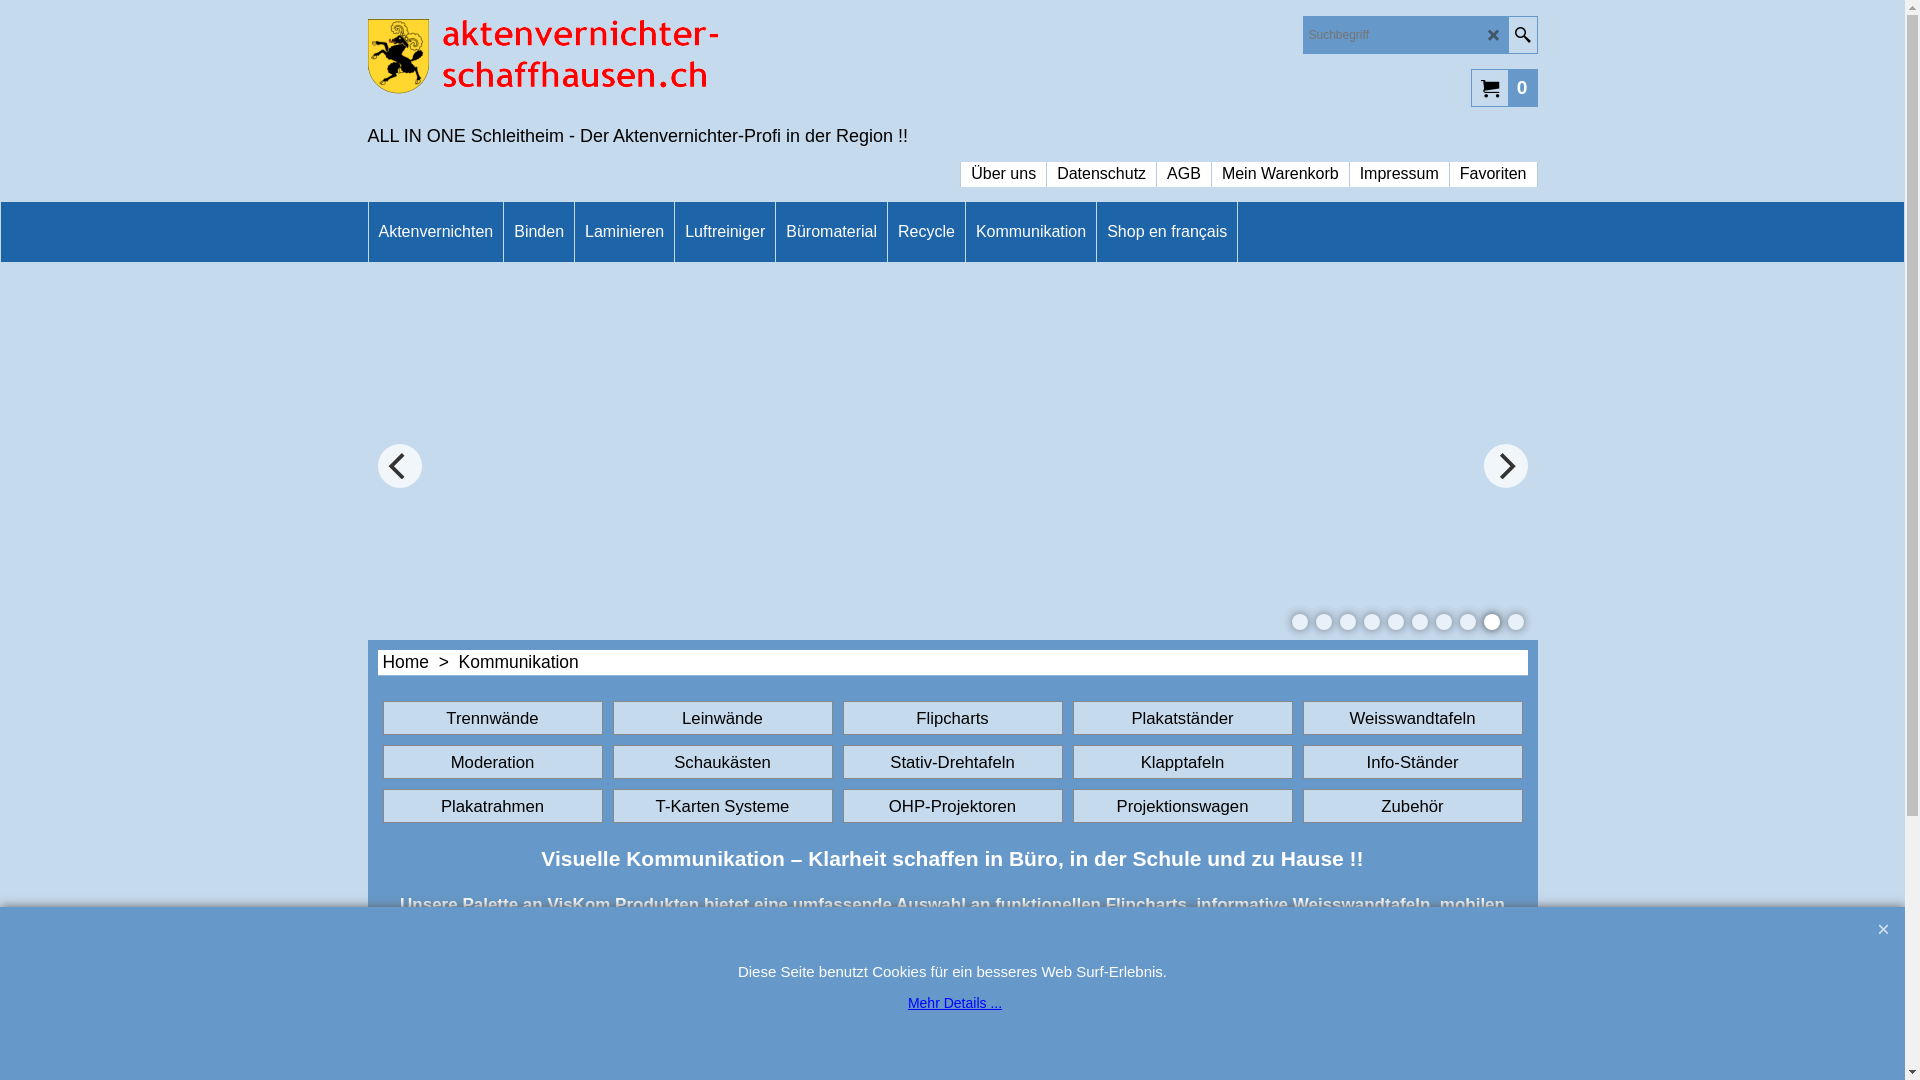  What do you see at coordinates (723, 230) in the screenshot?
I see `'Luftreiniger'` at bounding box center [723, 230].